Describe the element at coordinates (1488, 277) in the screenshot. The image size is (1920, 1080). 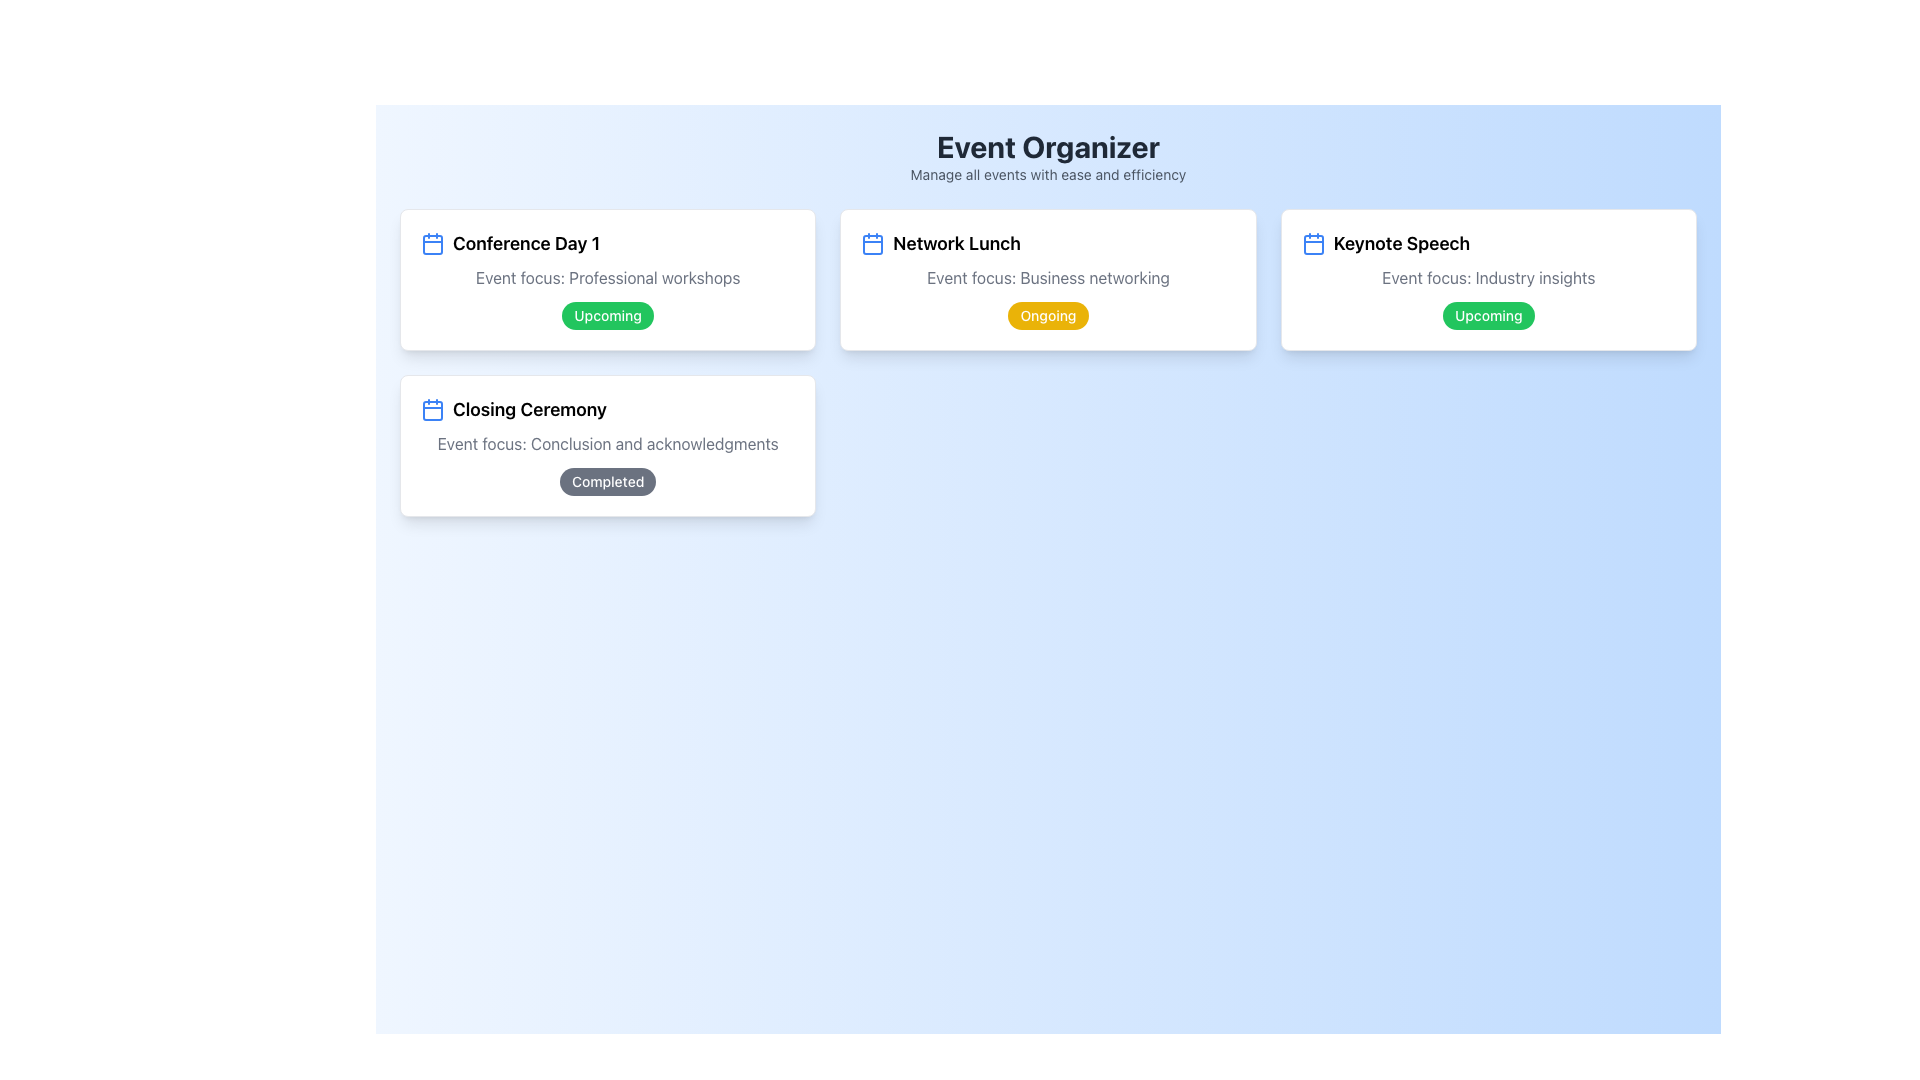
I see `the text label that reads 'Event focus: Industry insights', which is styled in gray and located inside the 'Keynote Speech' card, positioned on the right side of the interface` at that location.